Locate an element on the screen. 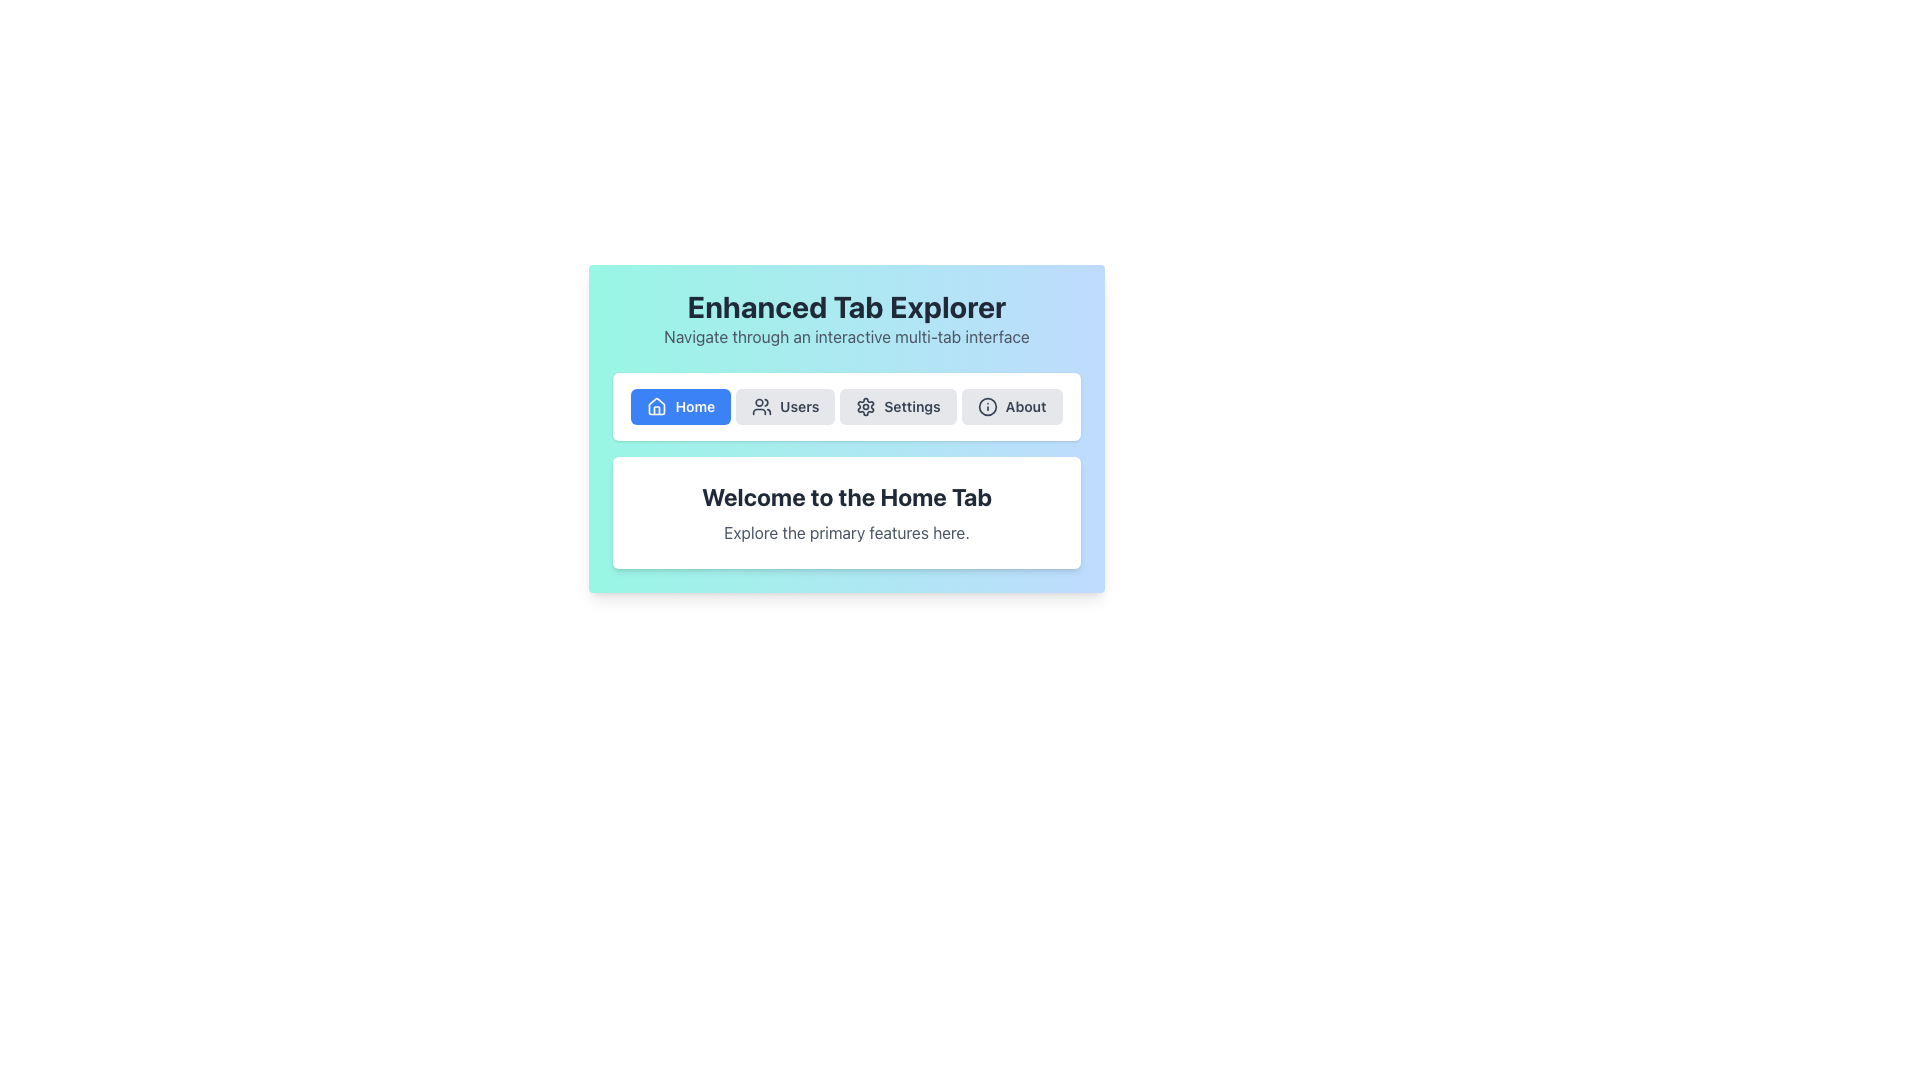  the house icon representing the Home feature, which is positioned to the left of the 'Home' button text is located at coordinates (657, 406).